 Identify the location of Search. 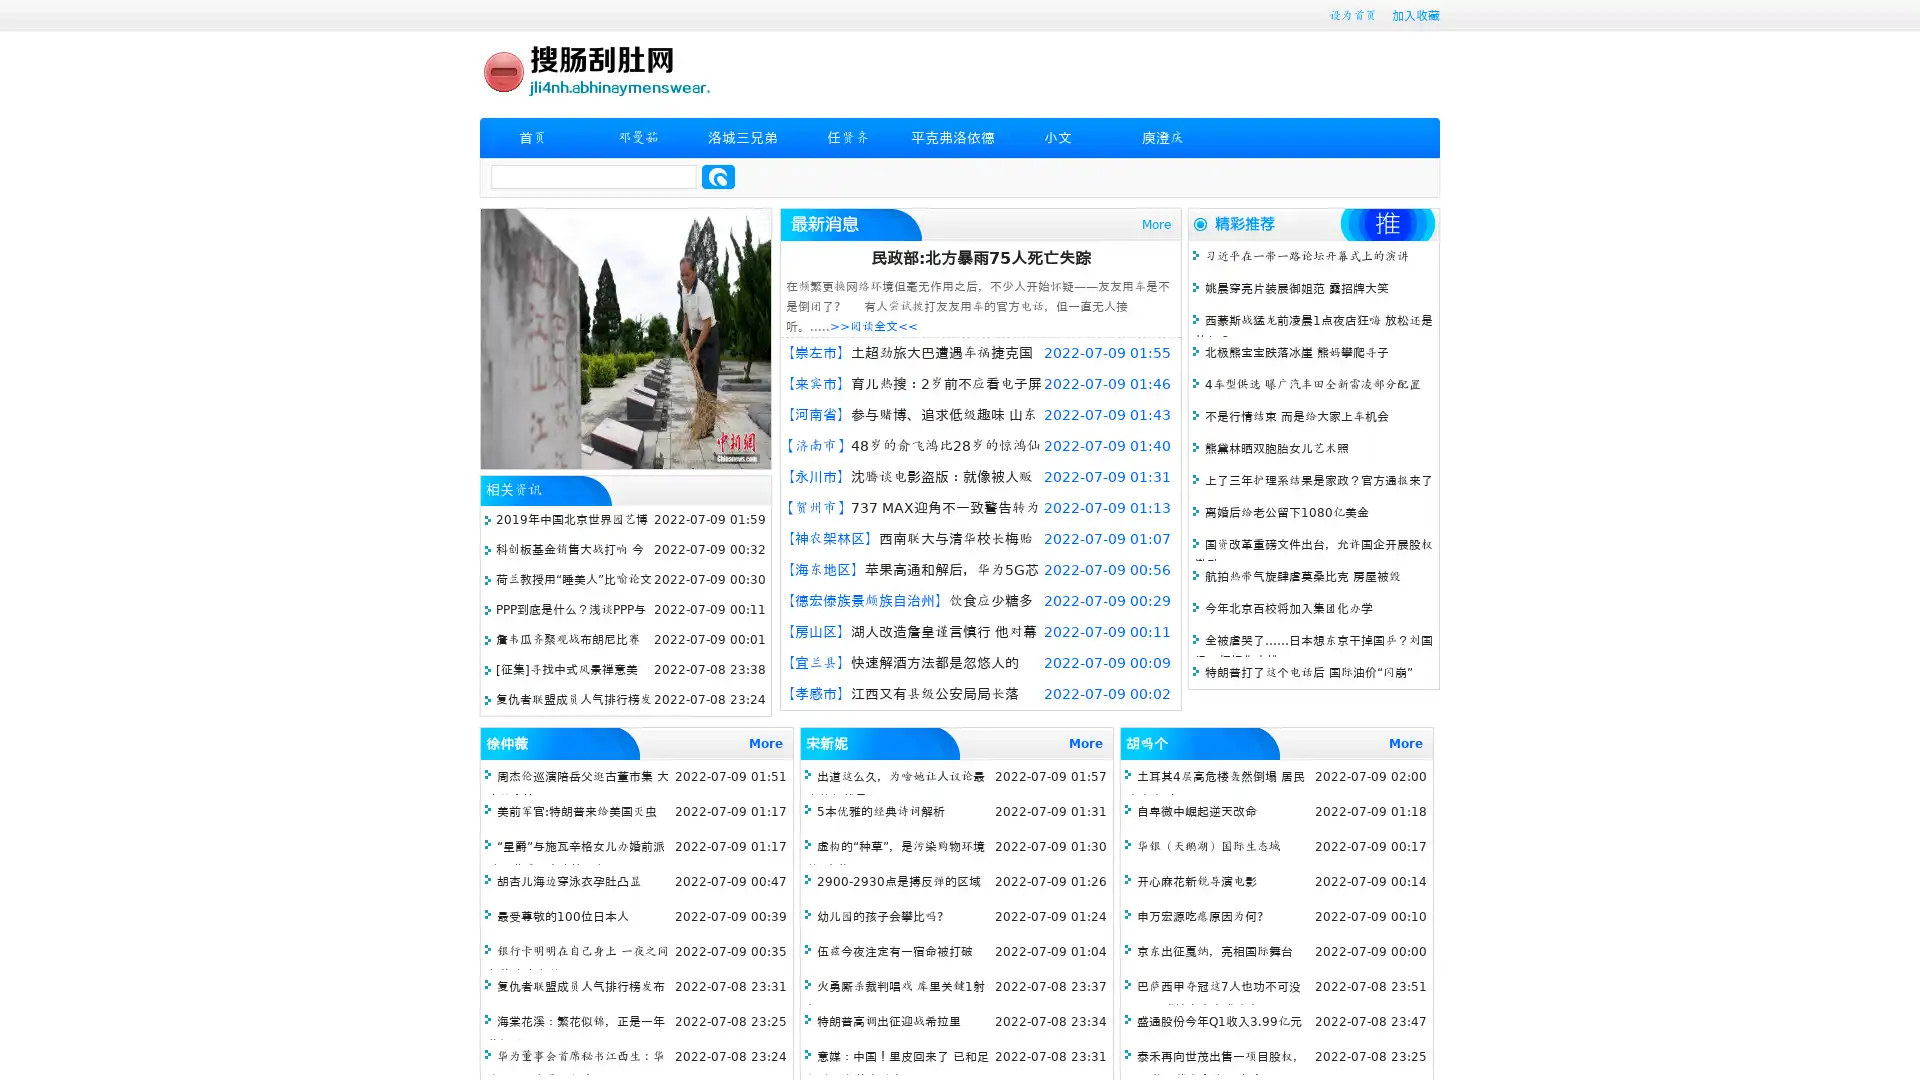
(718, 176).